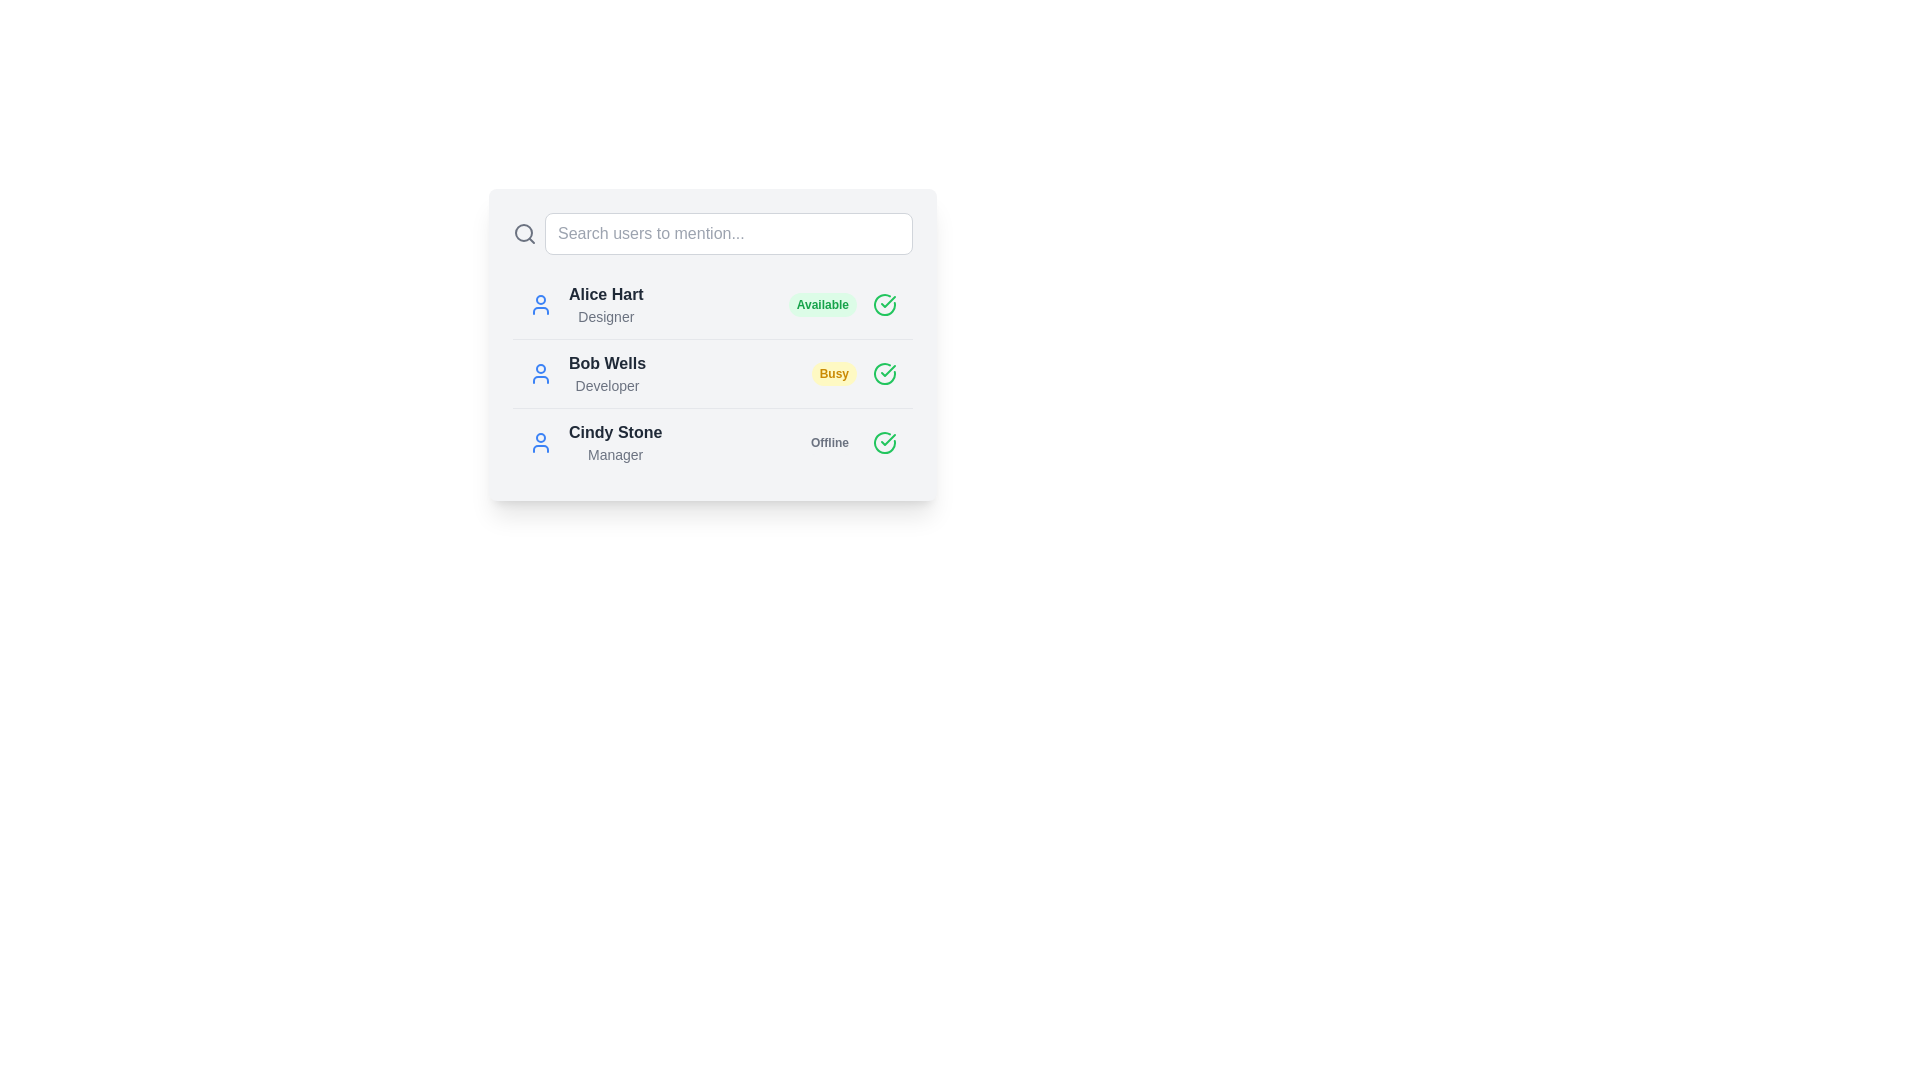  I want to click on the Text label that describes the individual named 'Bob Wells', which is positioned in the third row of a vertical list beneath the bold text 'Bob Wells', so click(606, 385).